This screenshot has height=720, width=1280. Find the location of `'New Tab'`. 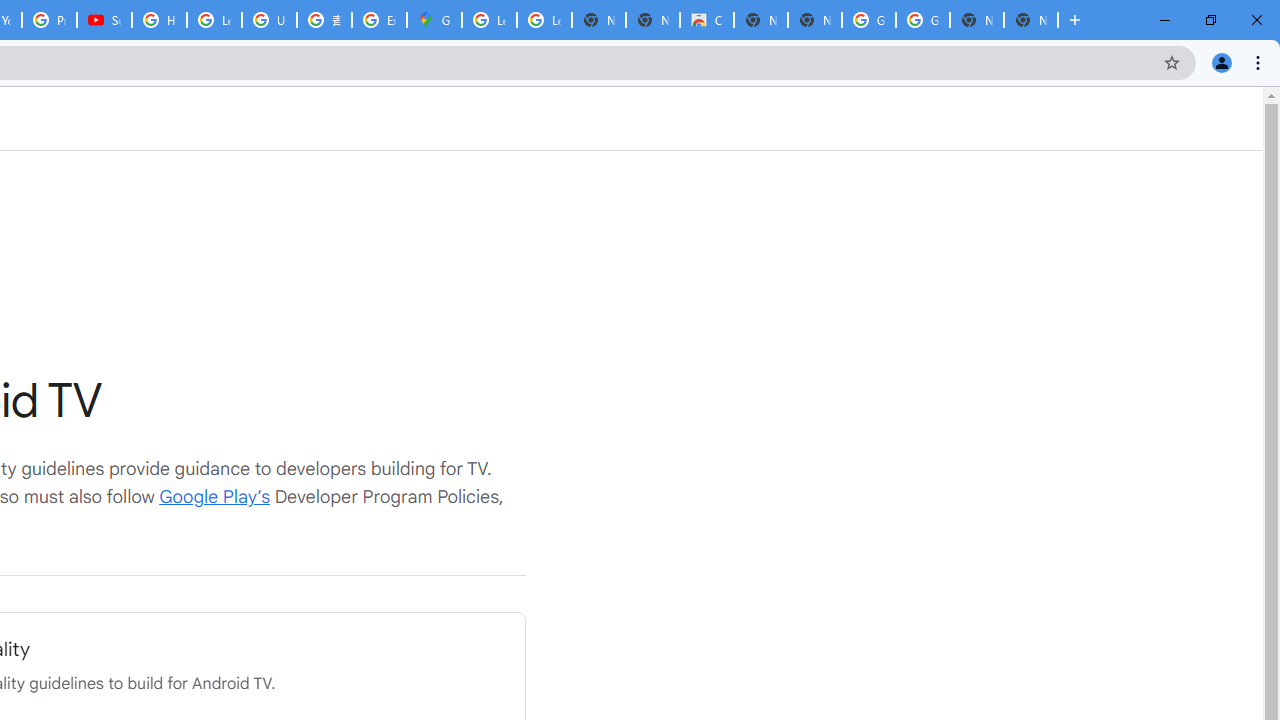

'New Tab' is located at coordinates (1031, 20).